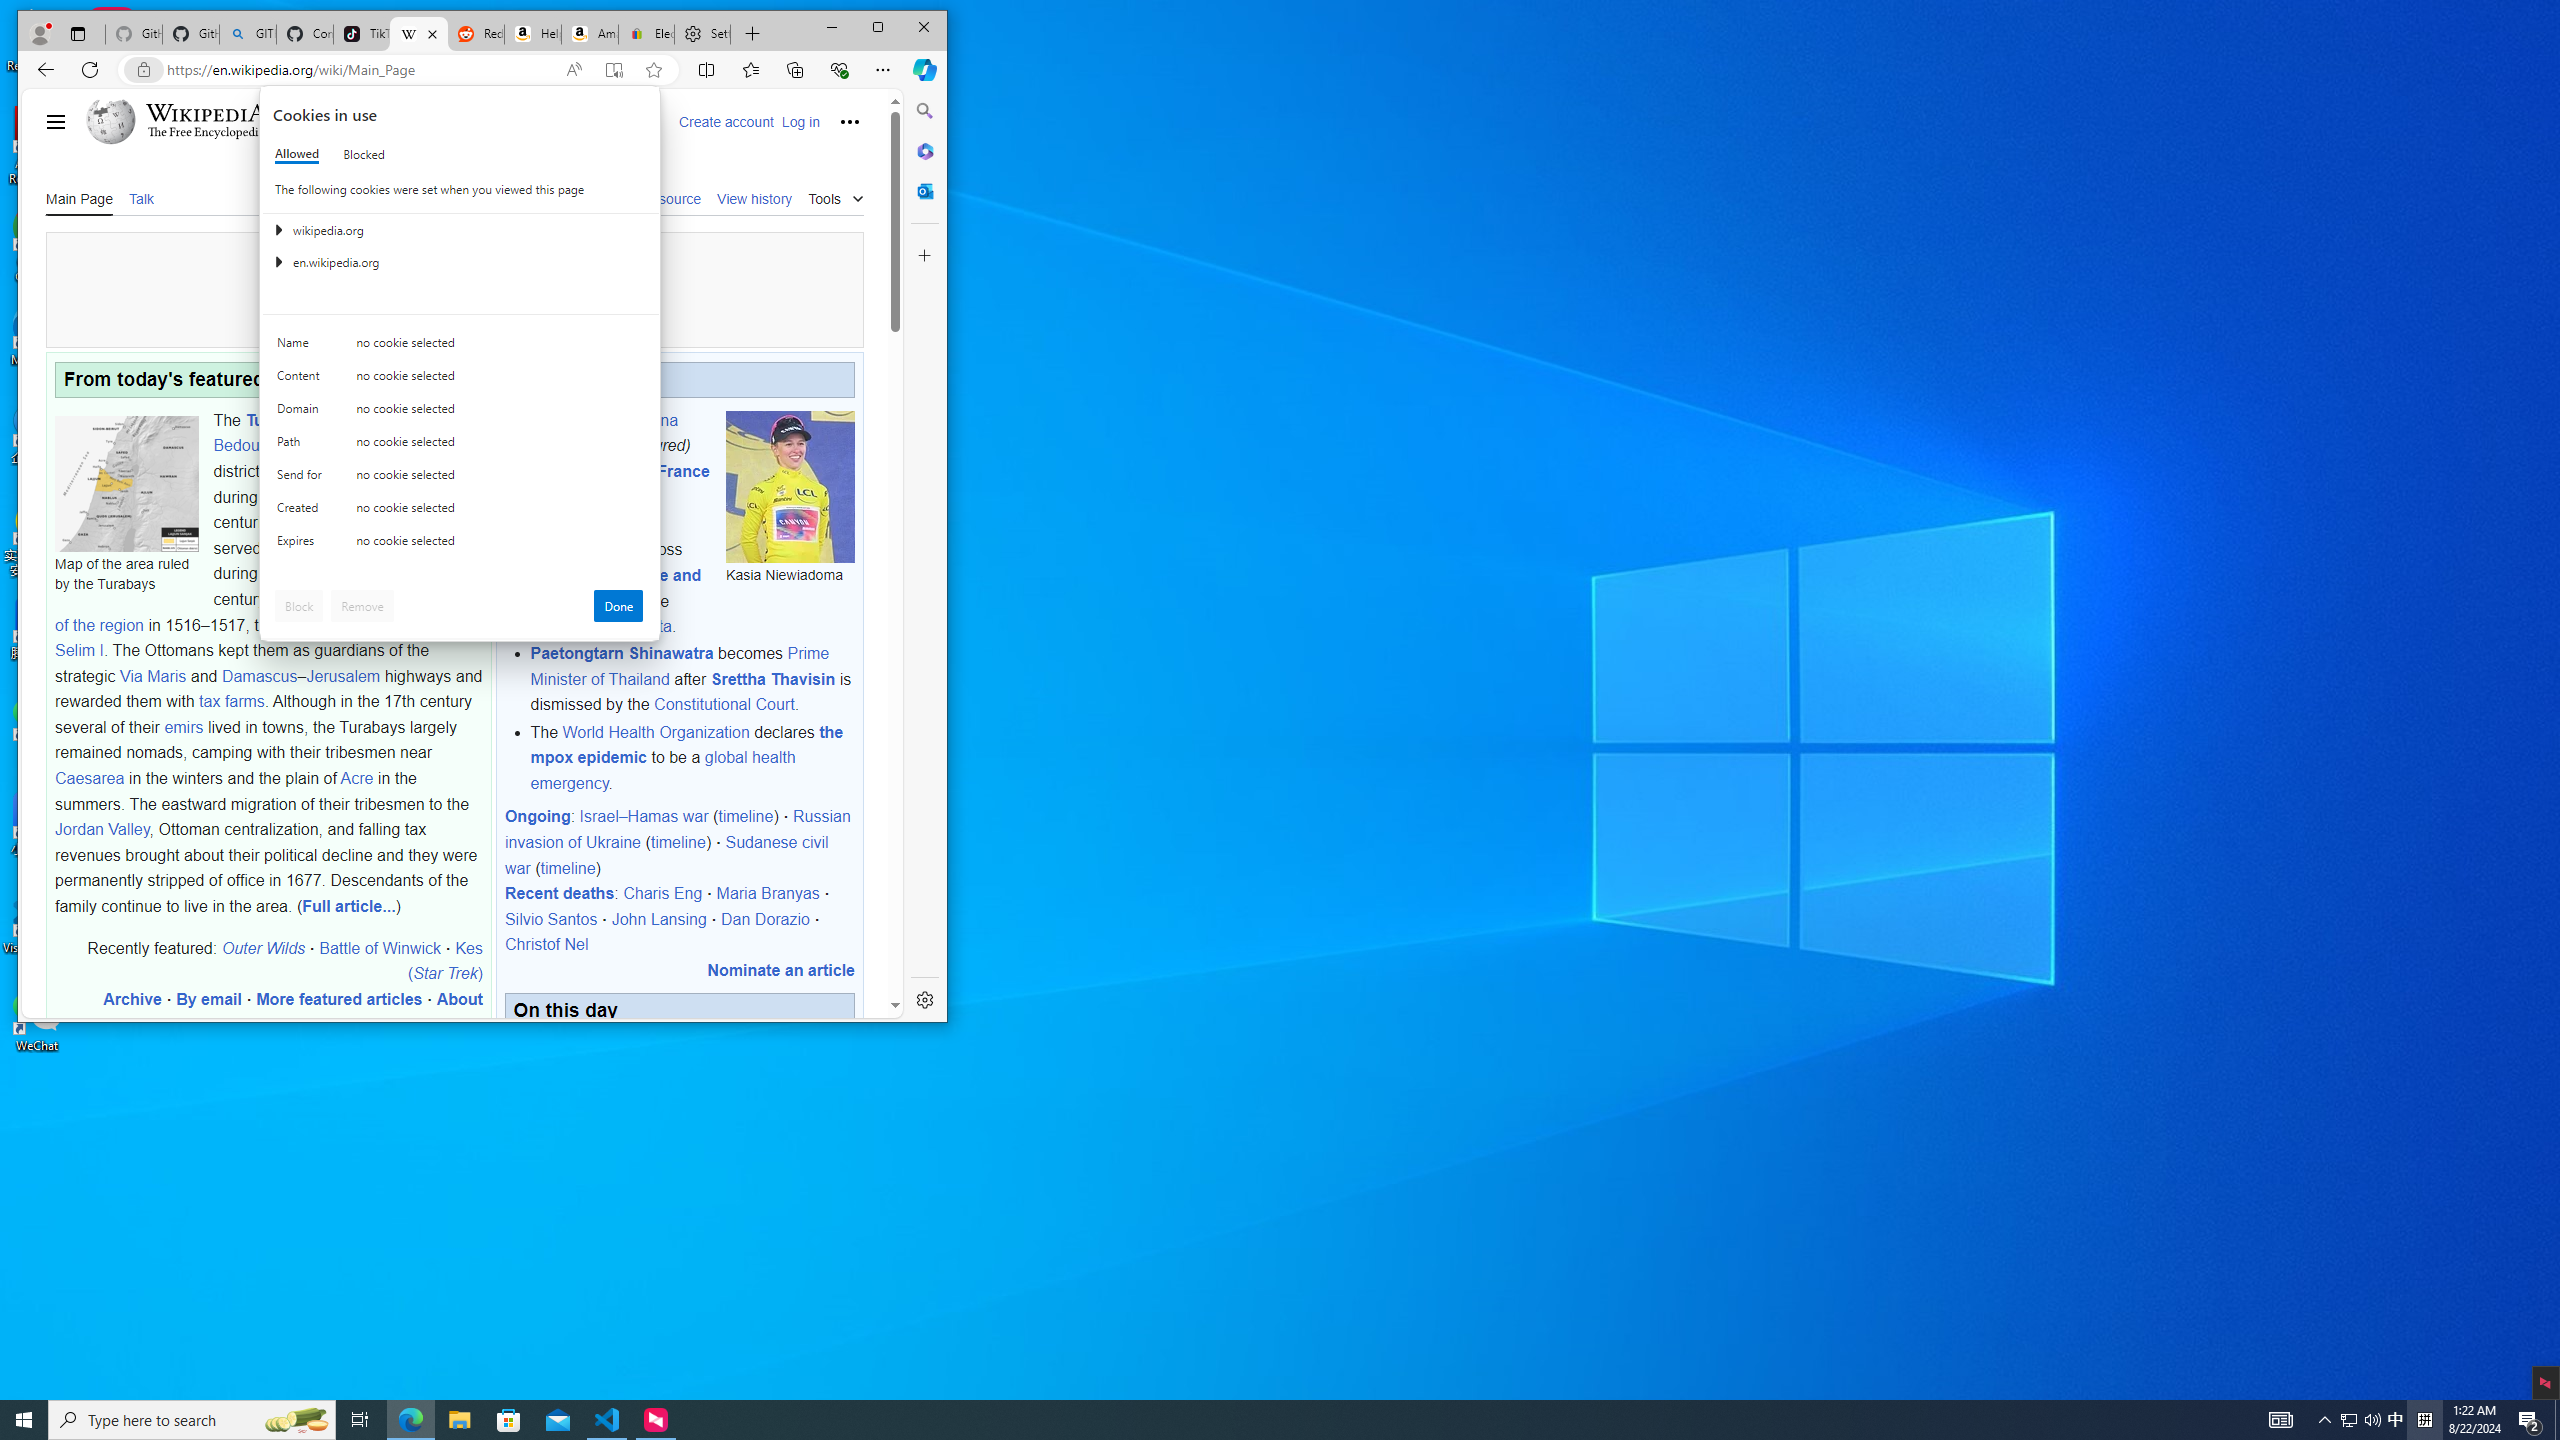 The height and width of the screenshot is (1440, 2560). I want to click on 'Blocked', so click(362, 153).